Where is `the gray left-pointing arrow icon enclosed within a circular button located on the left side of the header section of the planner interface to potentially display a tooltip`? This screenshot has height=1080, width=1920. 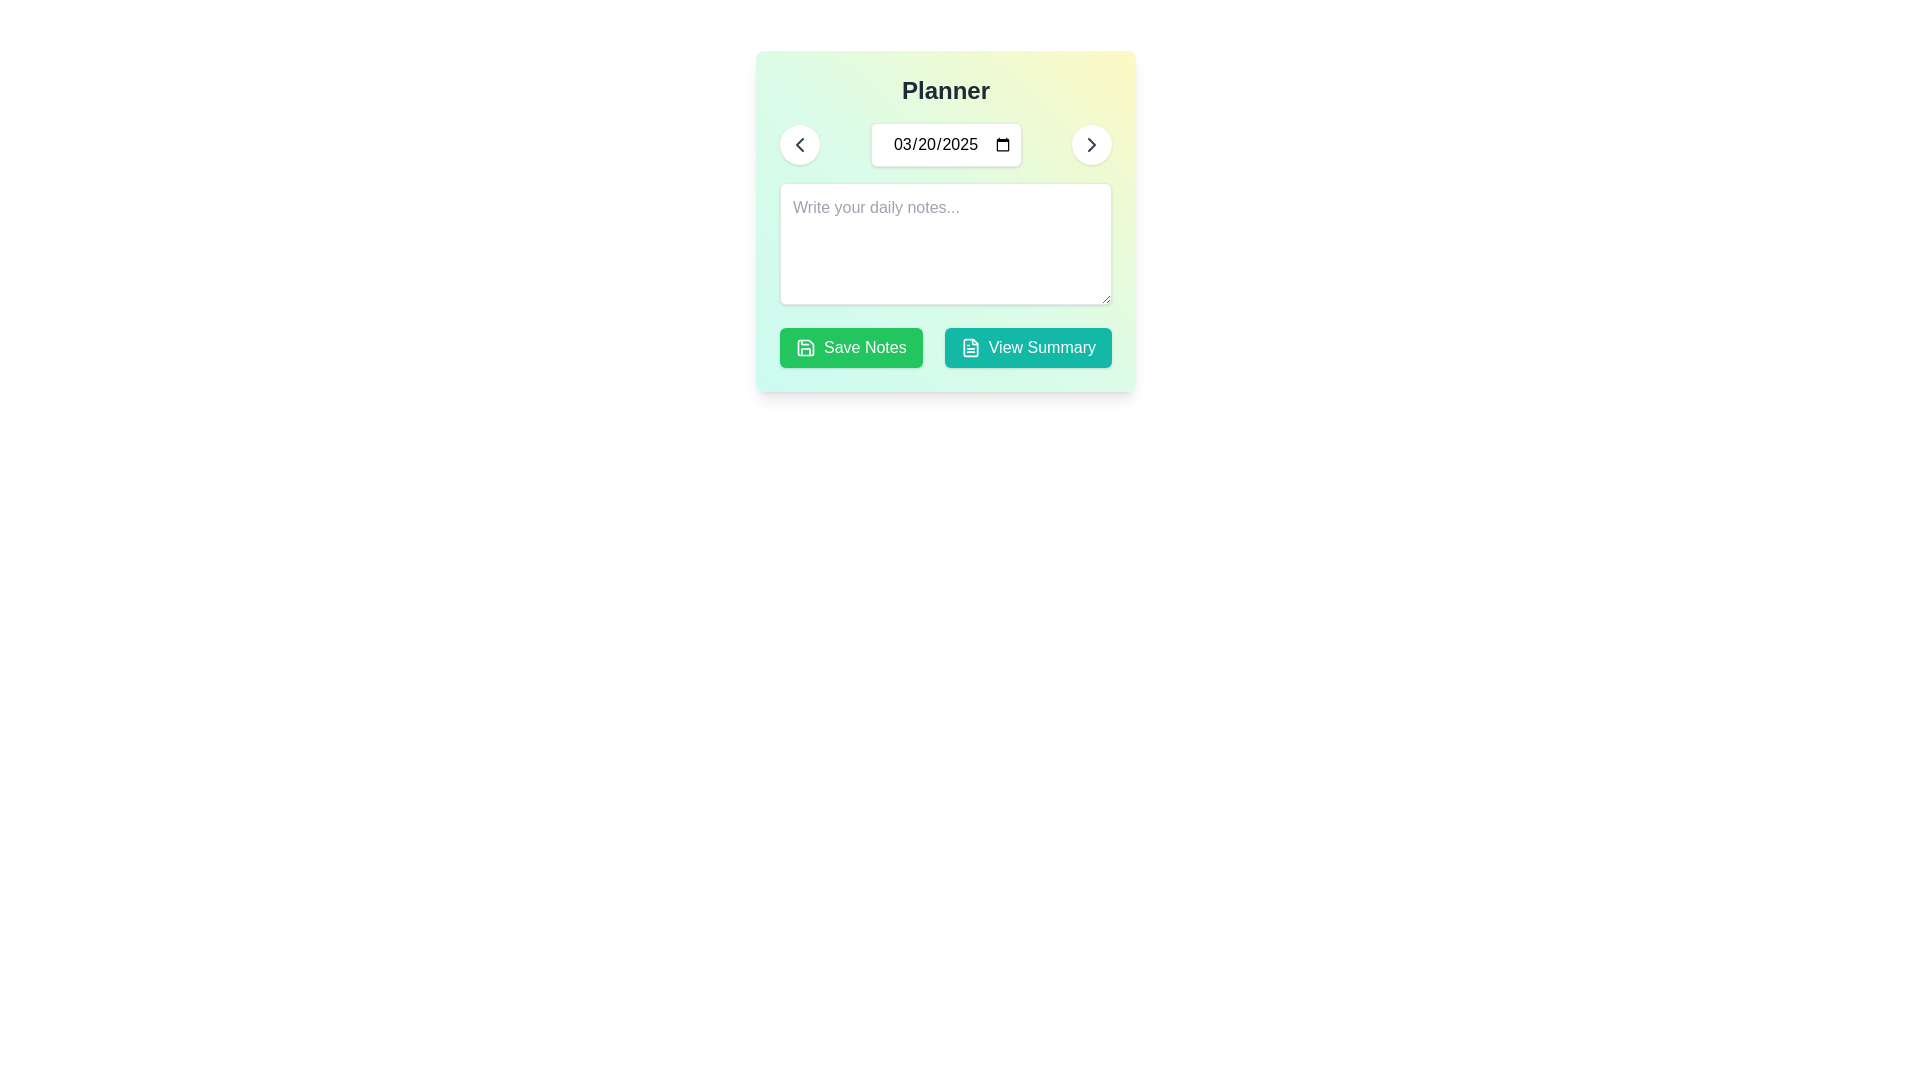 the gray left-pointing arrow icon enclosed within a circular button located on the left side of the header section of the planner interface to potentially display a tooltip is located at coordinates (800, 144).